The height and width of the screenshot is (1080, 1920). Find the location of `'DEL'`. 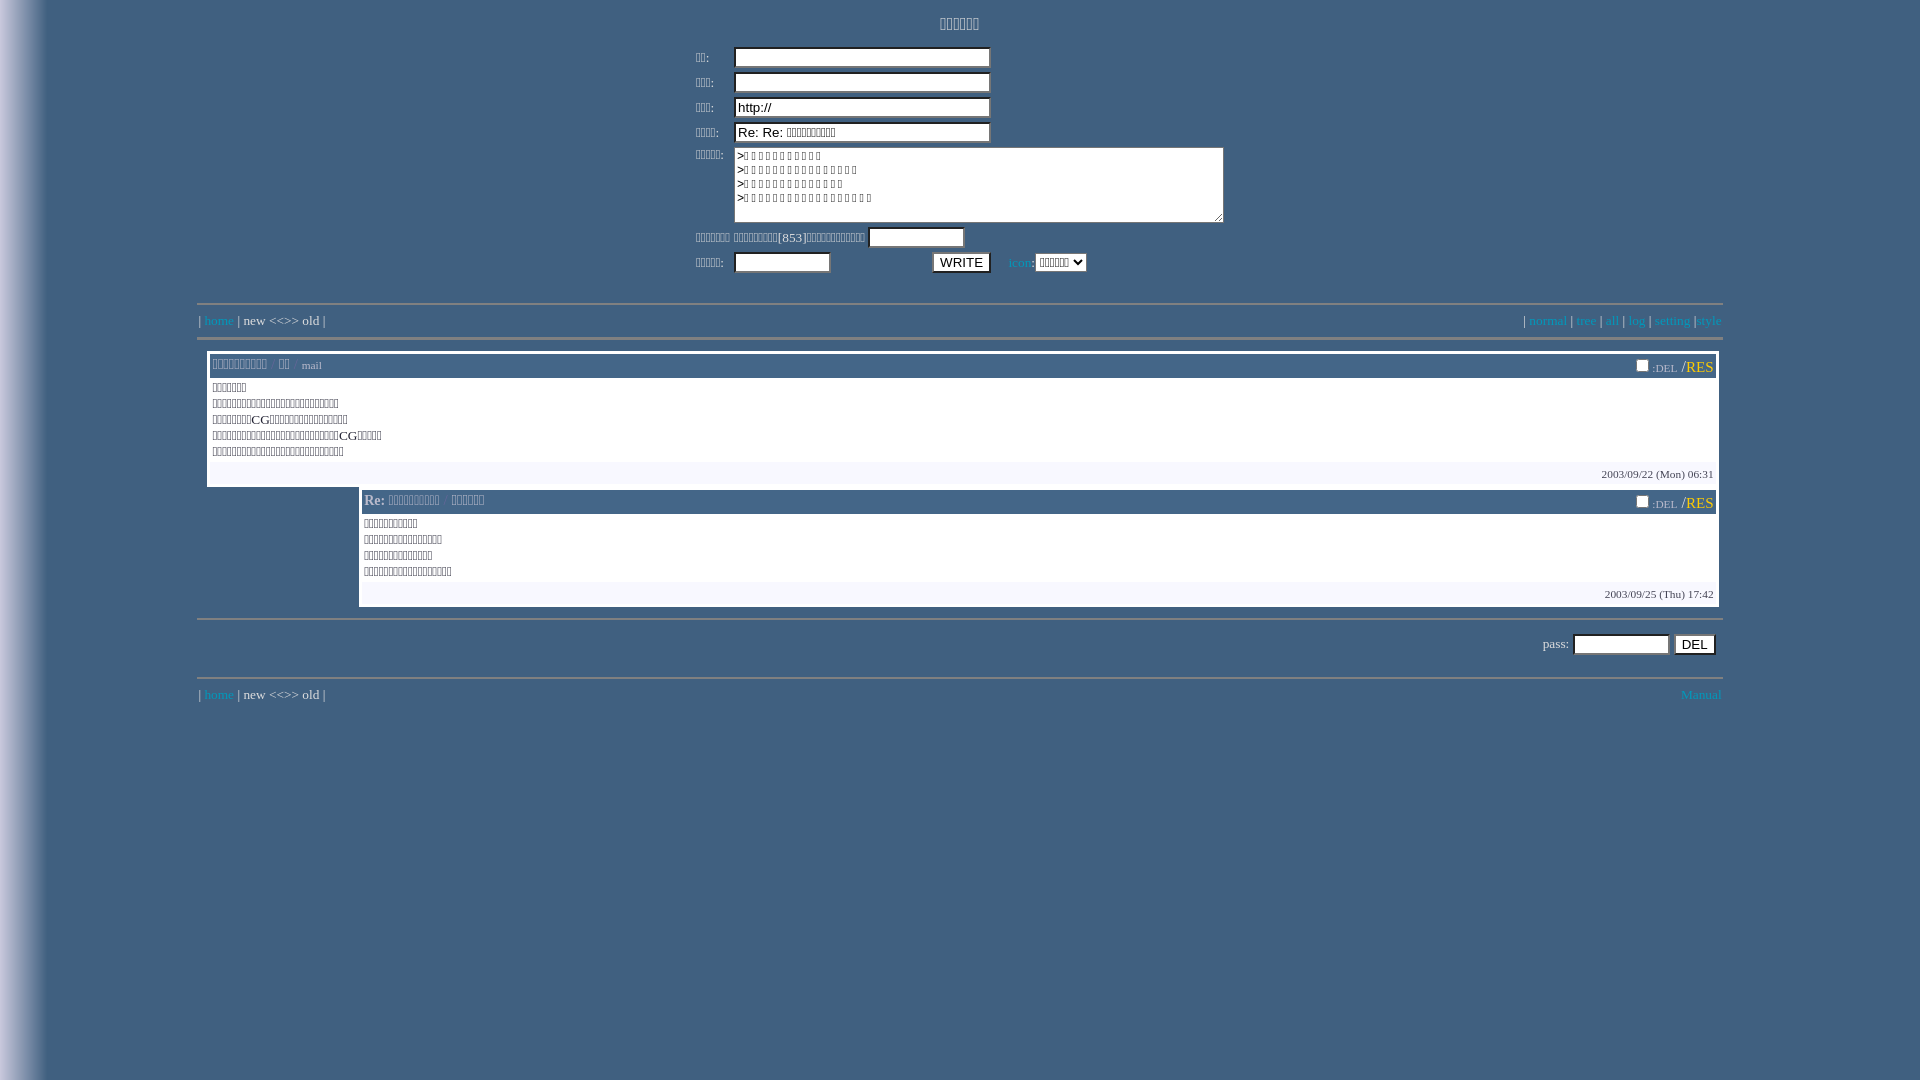

'DEL' is located at coordinates (1674, 644).